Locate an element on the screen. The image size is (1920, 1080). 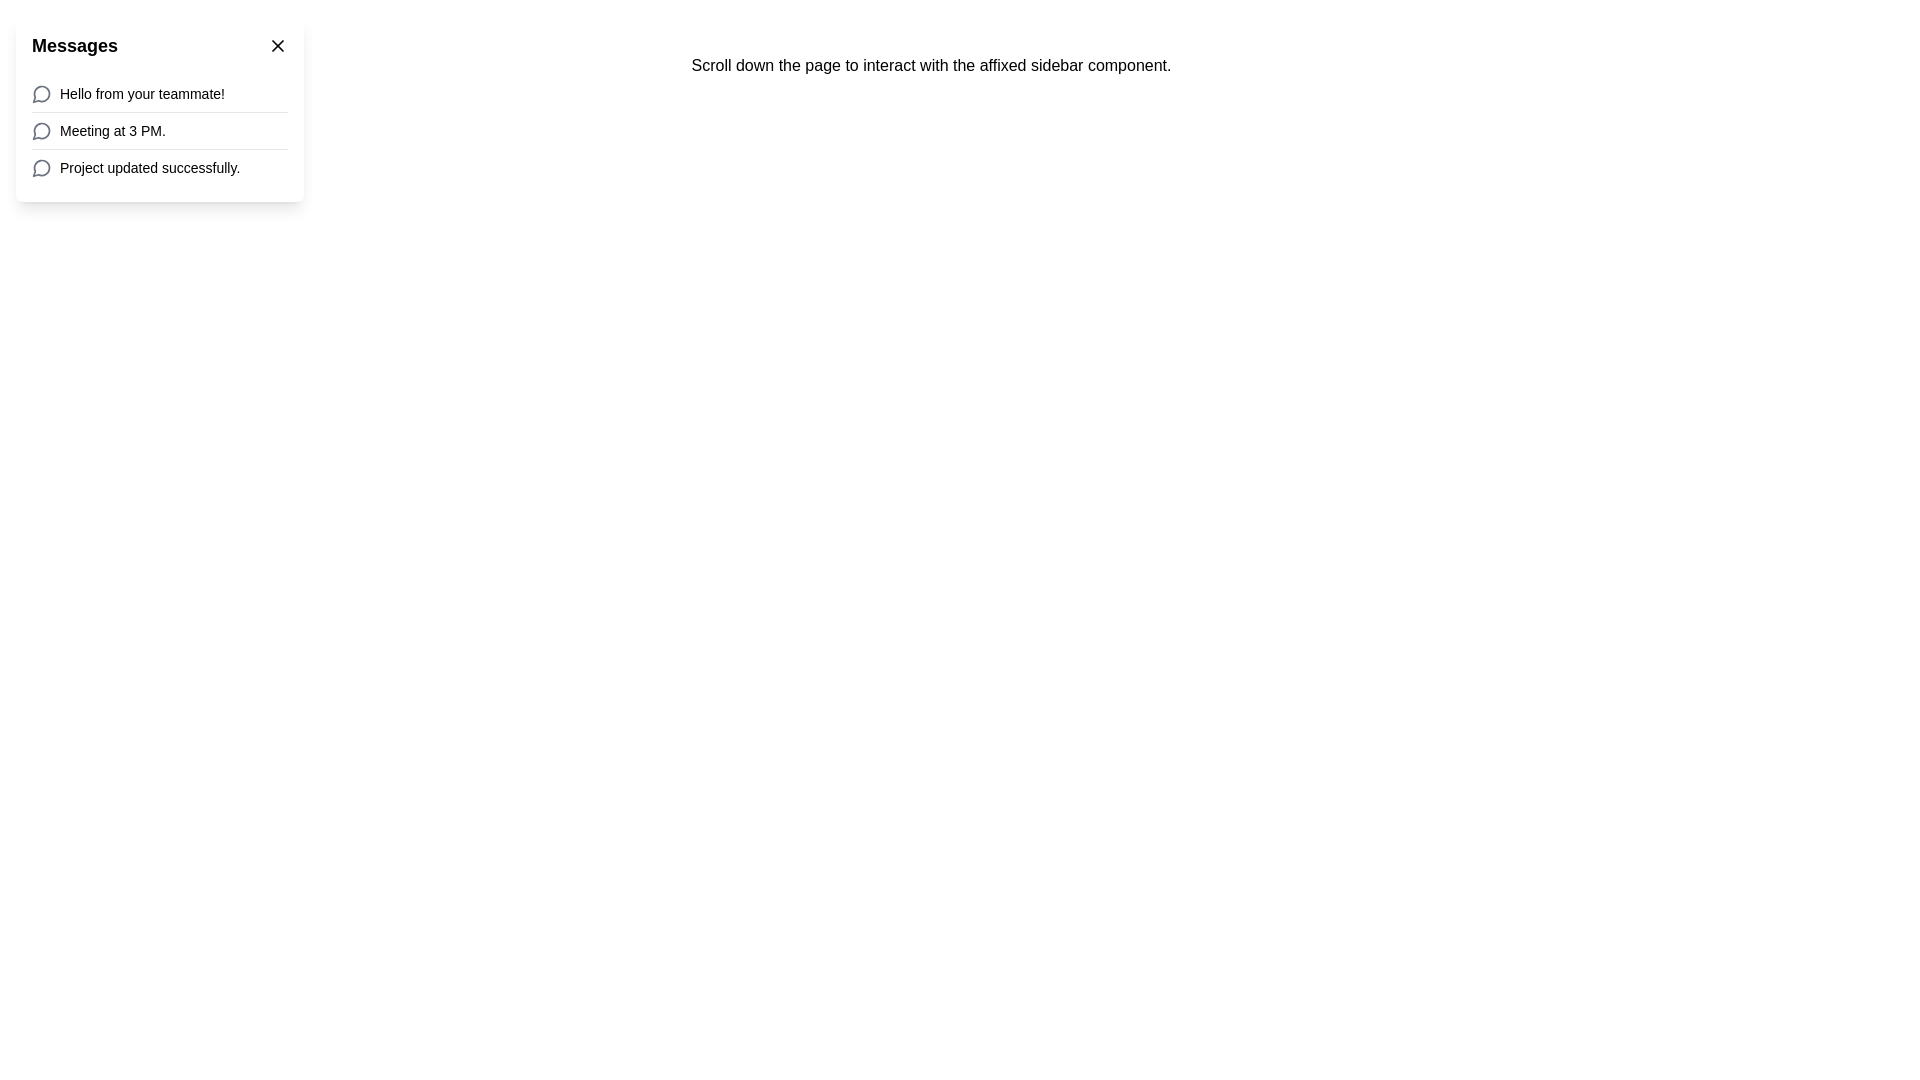
the Text Label that instructs users to 'Scroll down the page to interact with the affixed sidebar component.' located at the top-center area of the interface is located at coordinates (930, 64).